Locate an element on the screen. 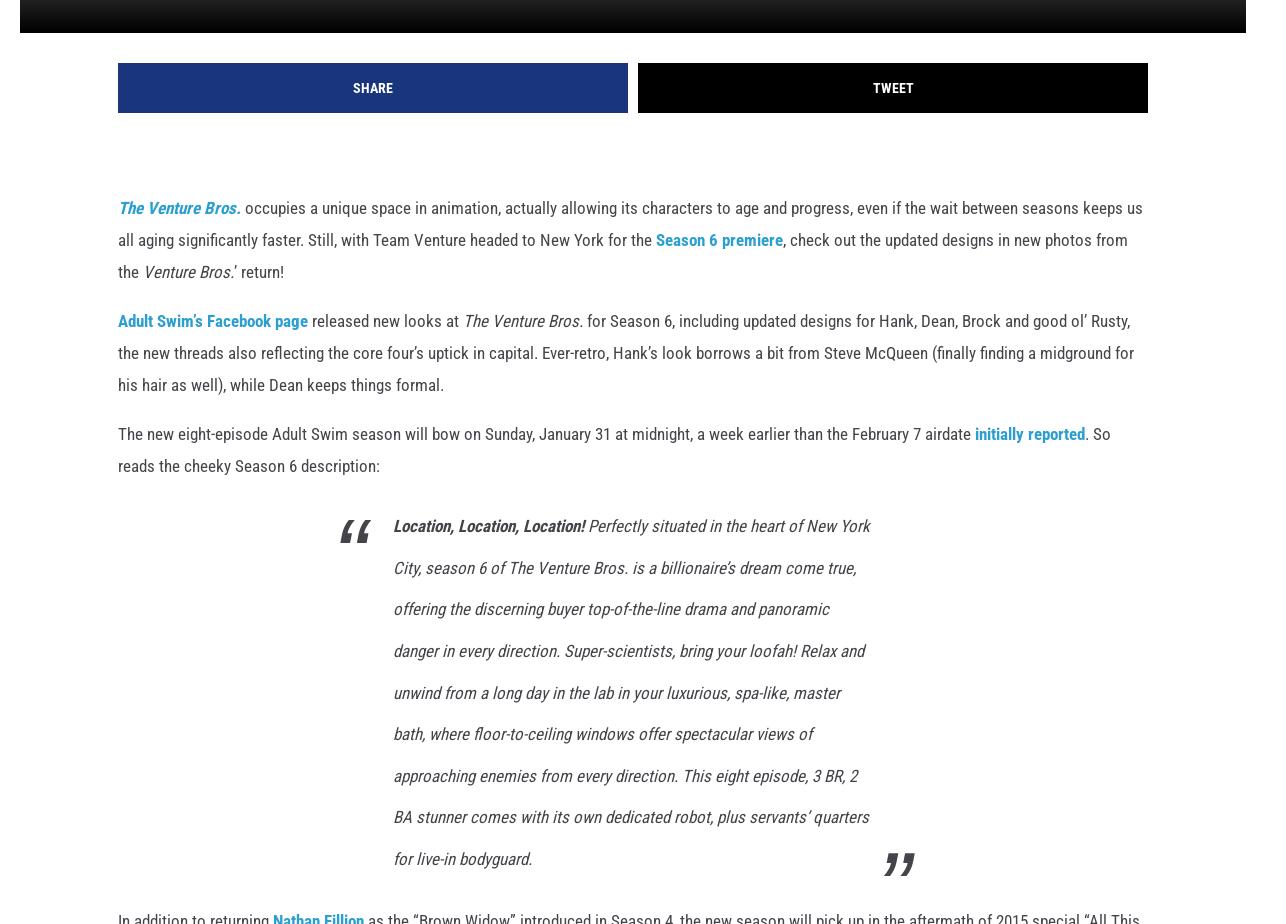 This screenshot has height=924, width=1286. ', check out the updated designs in new photos from the' is located at coordinates (621, 288).